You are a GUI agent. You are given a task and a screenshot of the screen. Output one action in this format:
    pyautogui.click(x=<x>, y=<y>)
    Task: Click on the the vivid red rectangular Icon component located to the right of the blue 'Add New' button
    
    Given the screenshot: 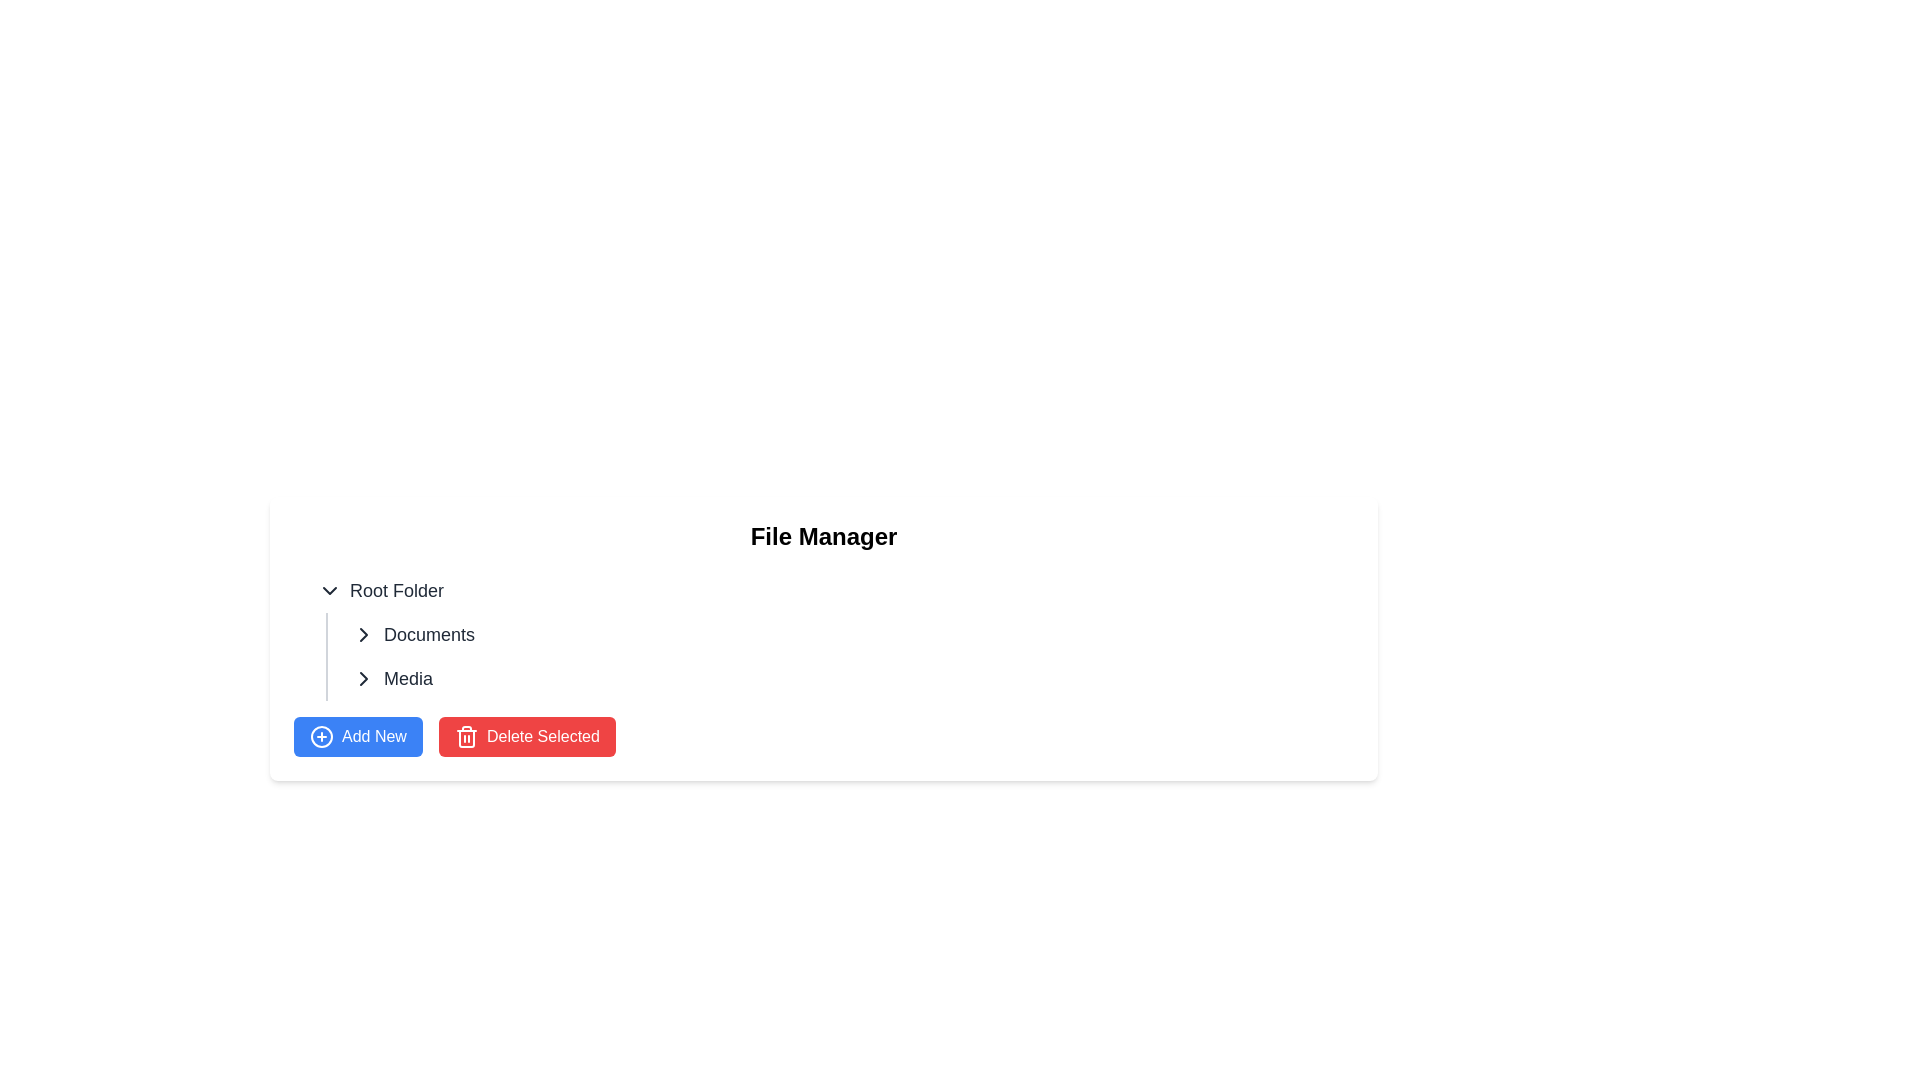 What is the action you would take?
    pyautogui.click(x=465, y=739)
    